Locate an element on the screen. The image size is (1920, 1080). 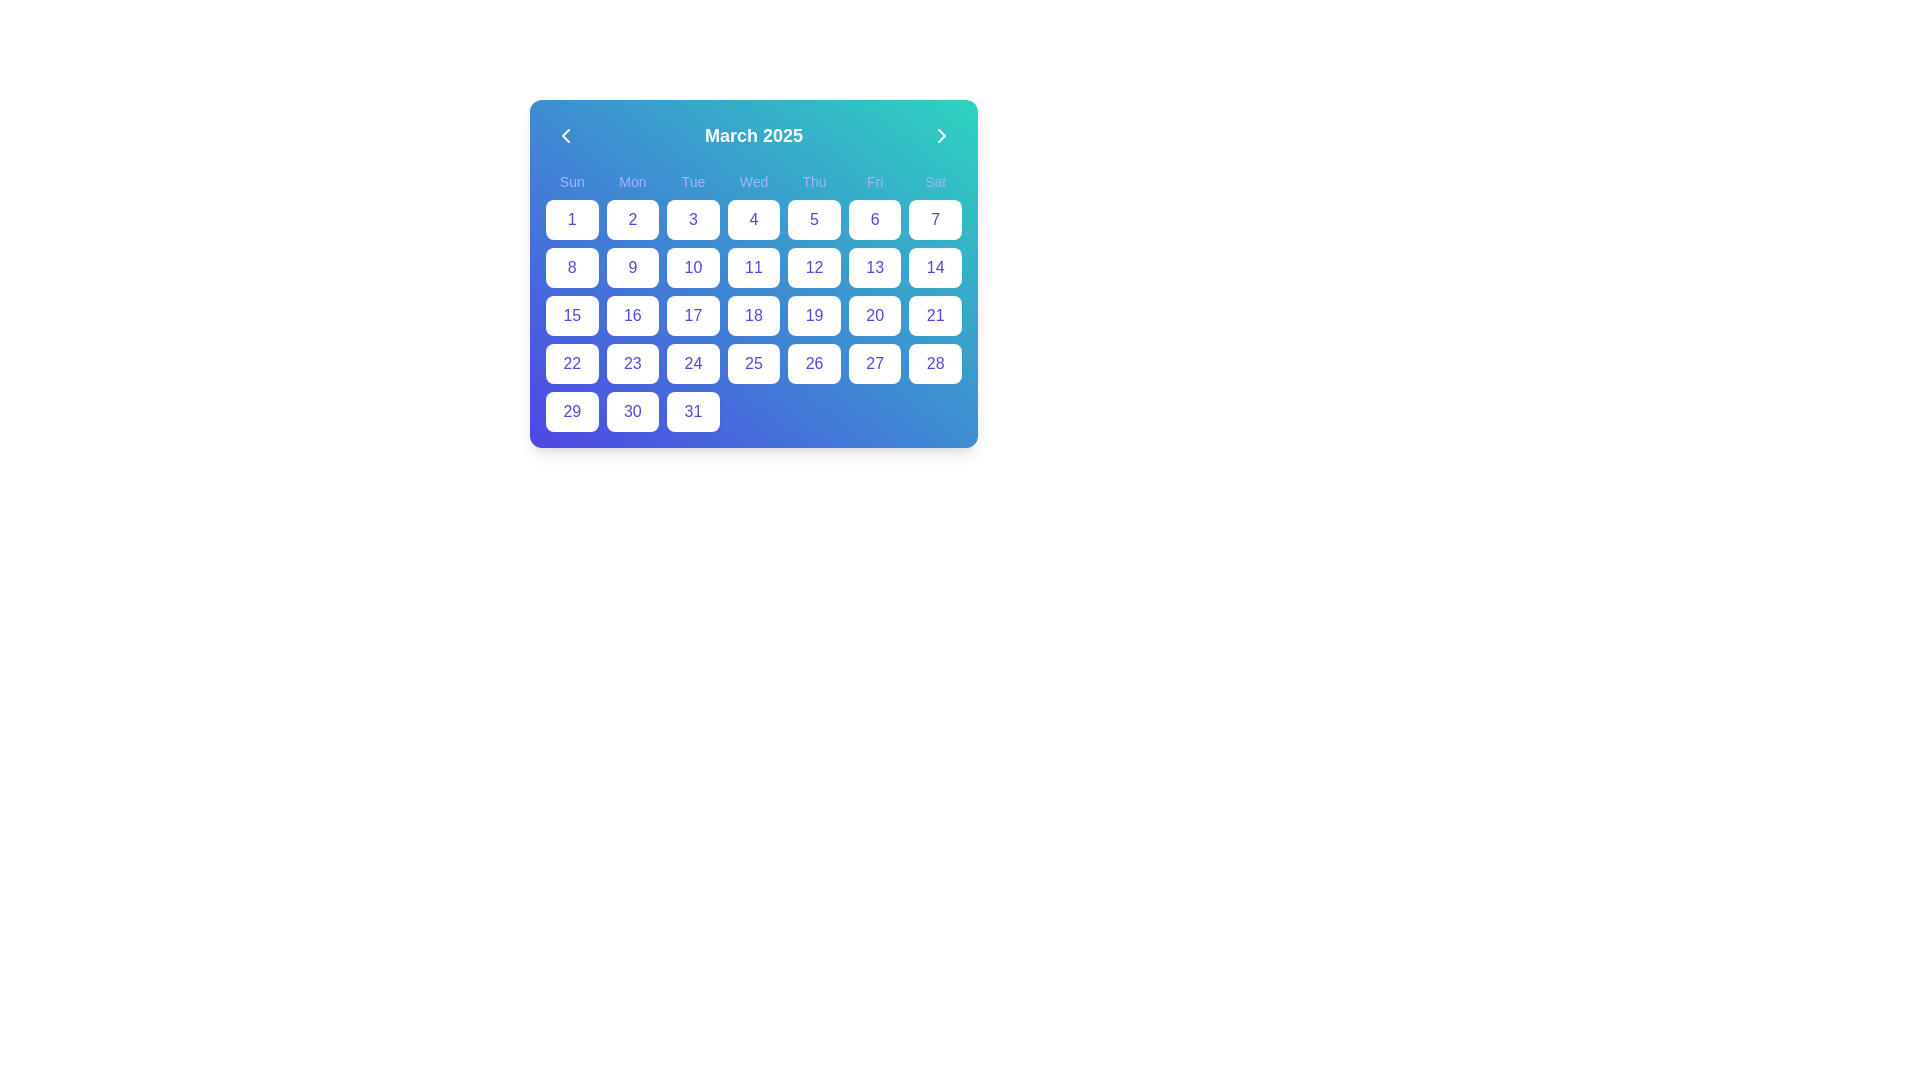
the static text label indicating 'Tuesday' in the calendar interface, which is the third label in the row of days of the week is located at coordinates (693, 181).